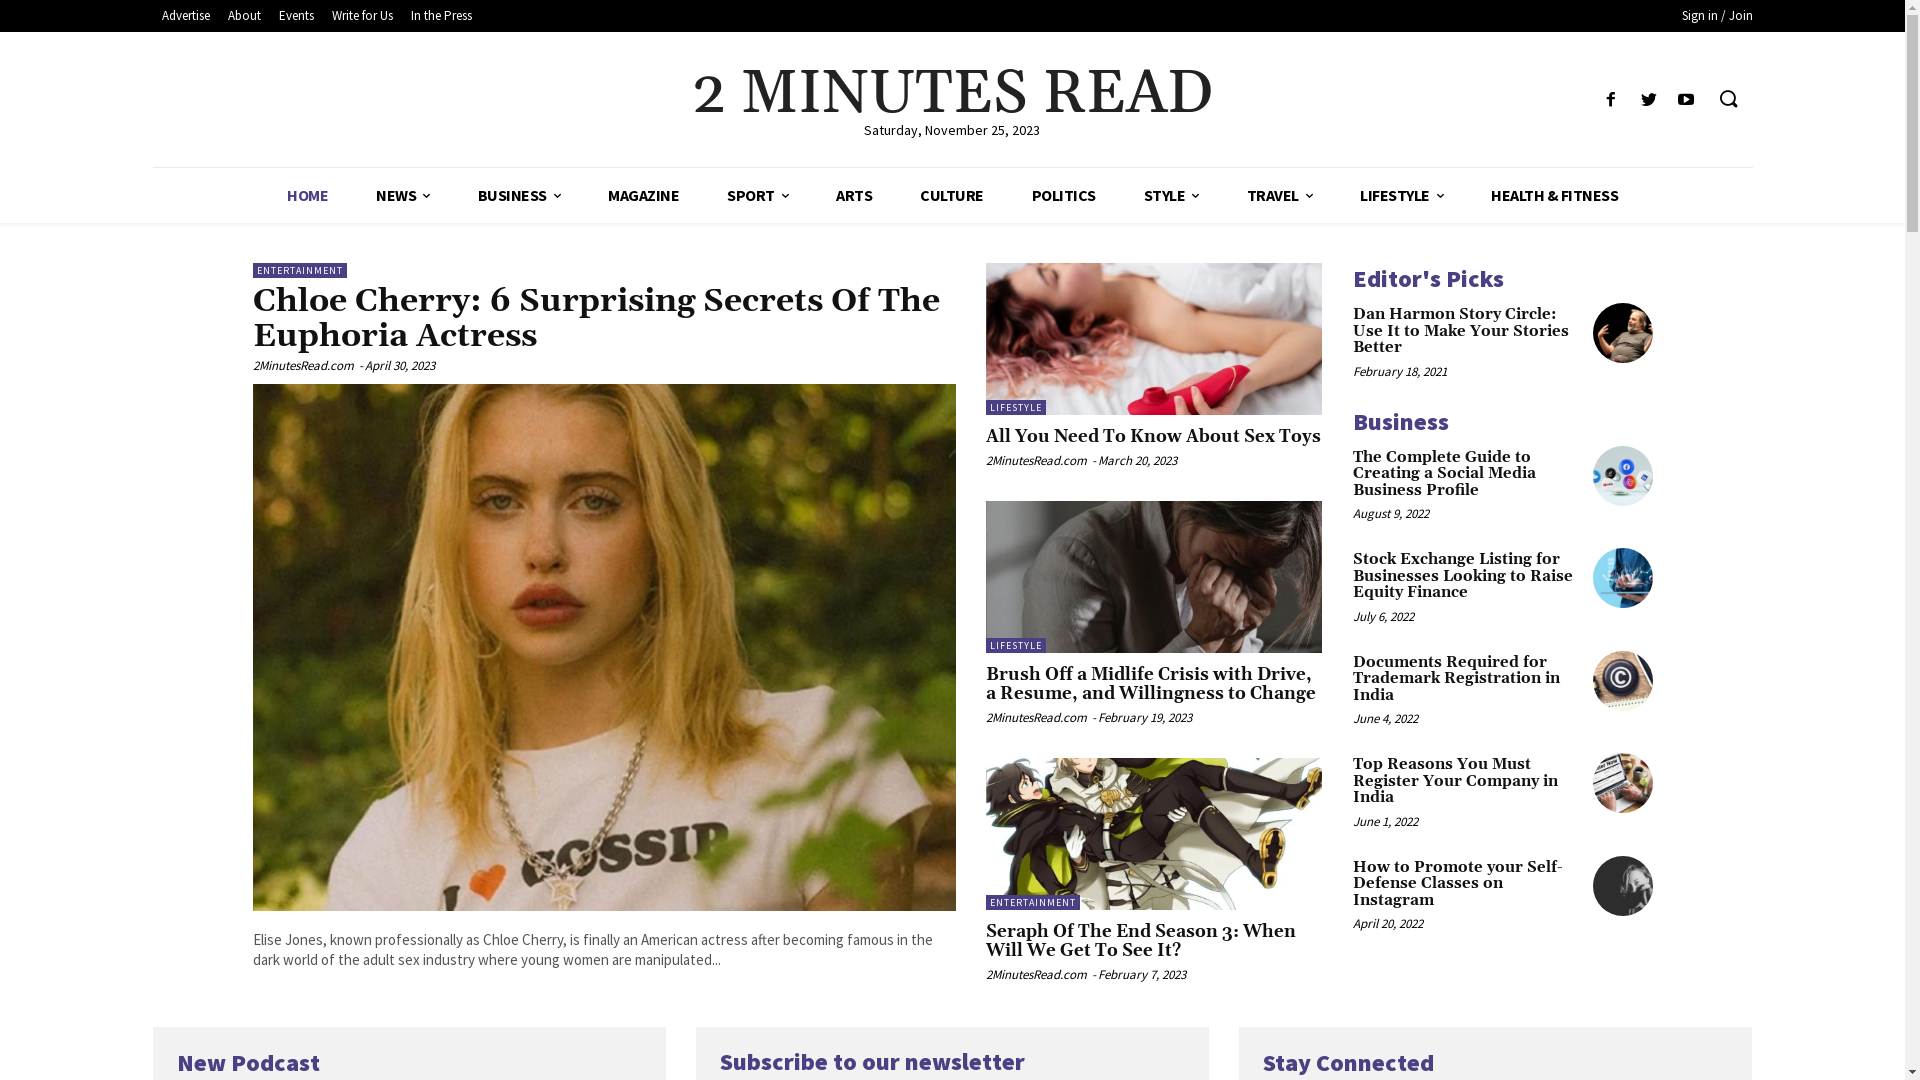 The height and width of the screenshot is (1080, 1920). Describe the element at coordinates (1154, 833) in the screenshot. I see `'Seraph Of The End Season 3: When Will We Get To See It?'` at that location.